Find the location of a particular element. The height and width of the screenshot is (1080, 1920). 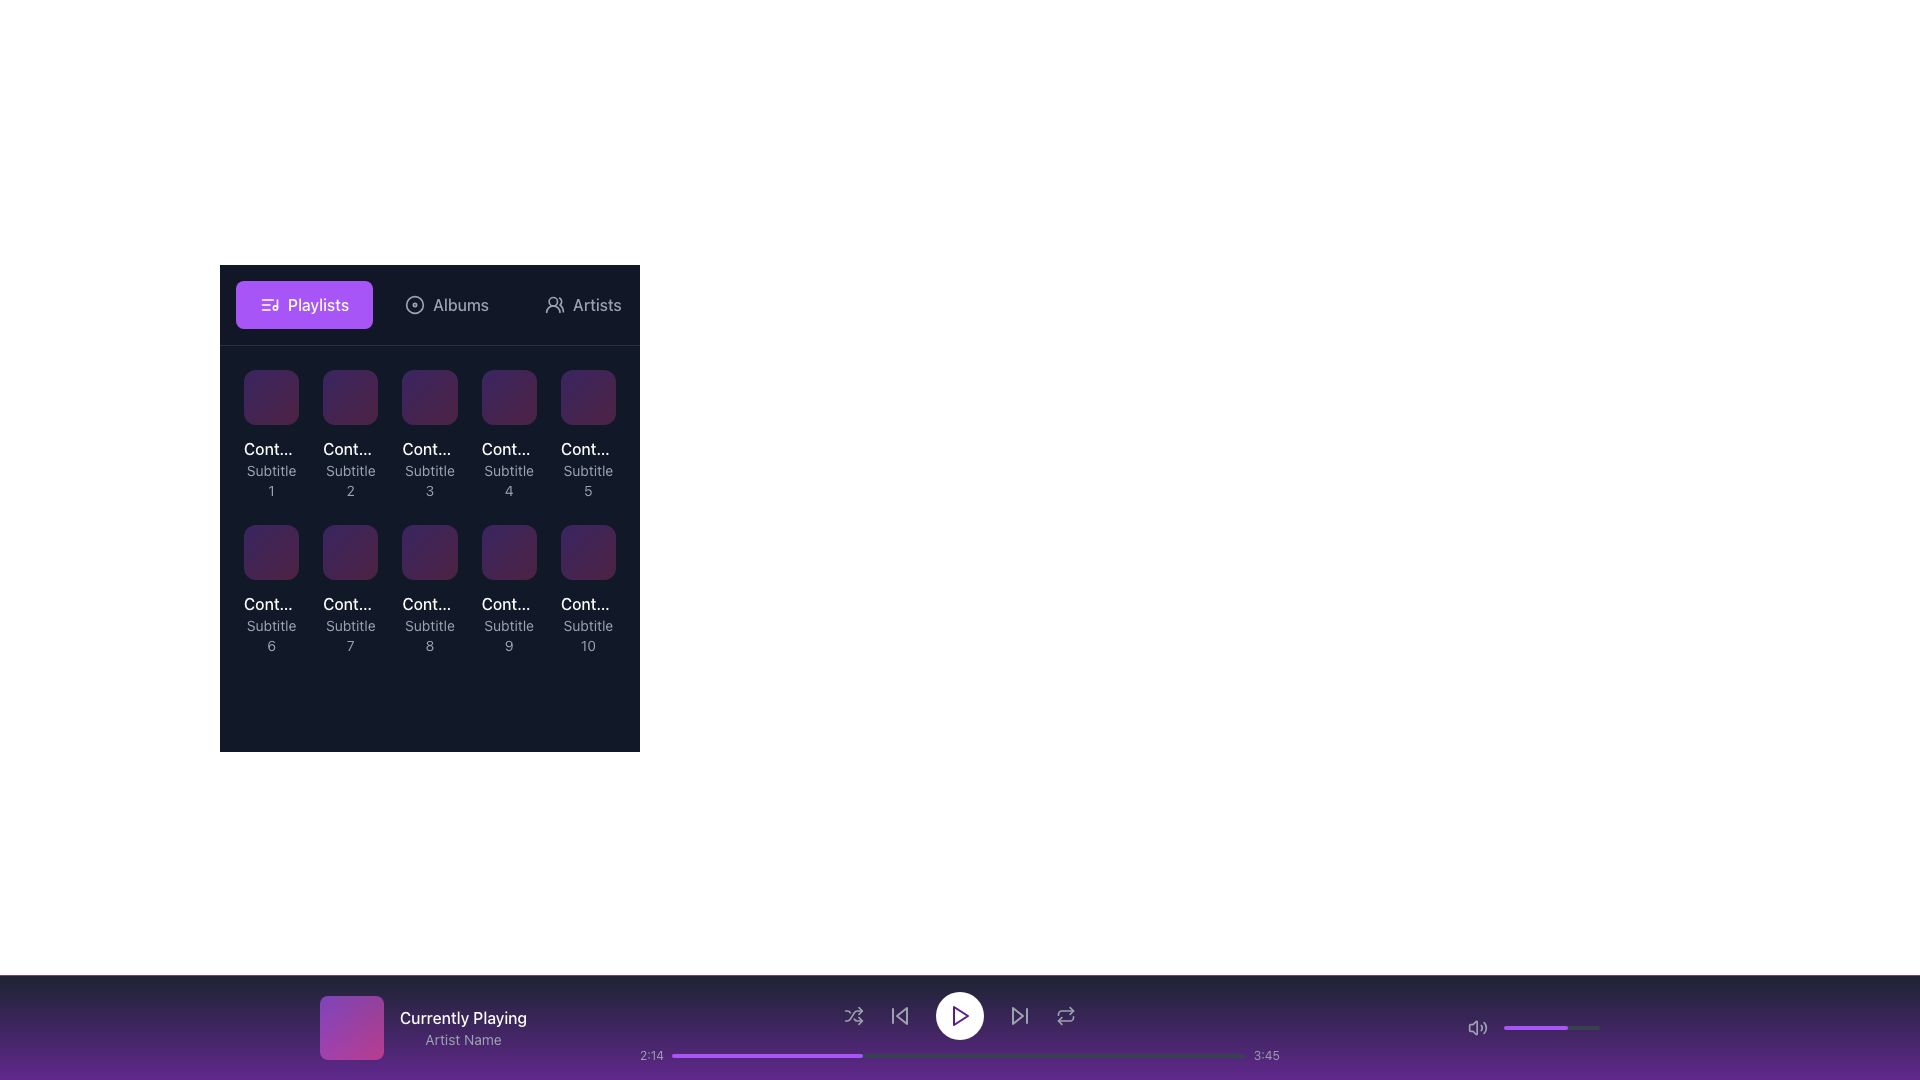

the Graphic Tile labeled 'Content Title 8 Subtitle 8', which is the 8th item in a grid layout of 10 items, located in the middle row, third column from the left is located at coordinates (429, 552).